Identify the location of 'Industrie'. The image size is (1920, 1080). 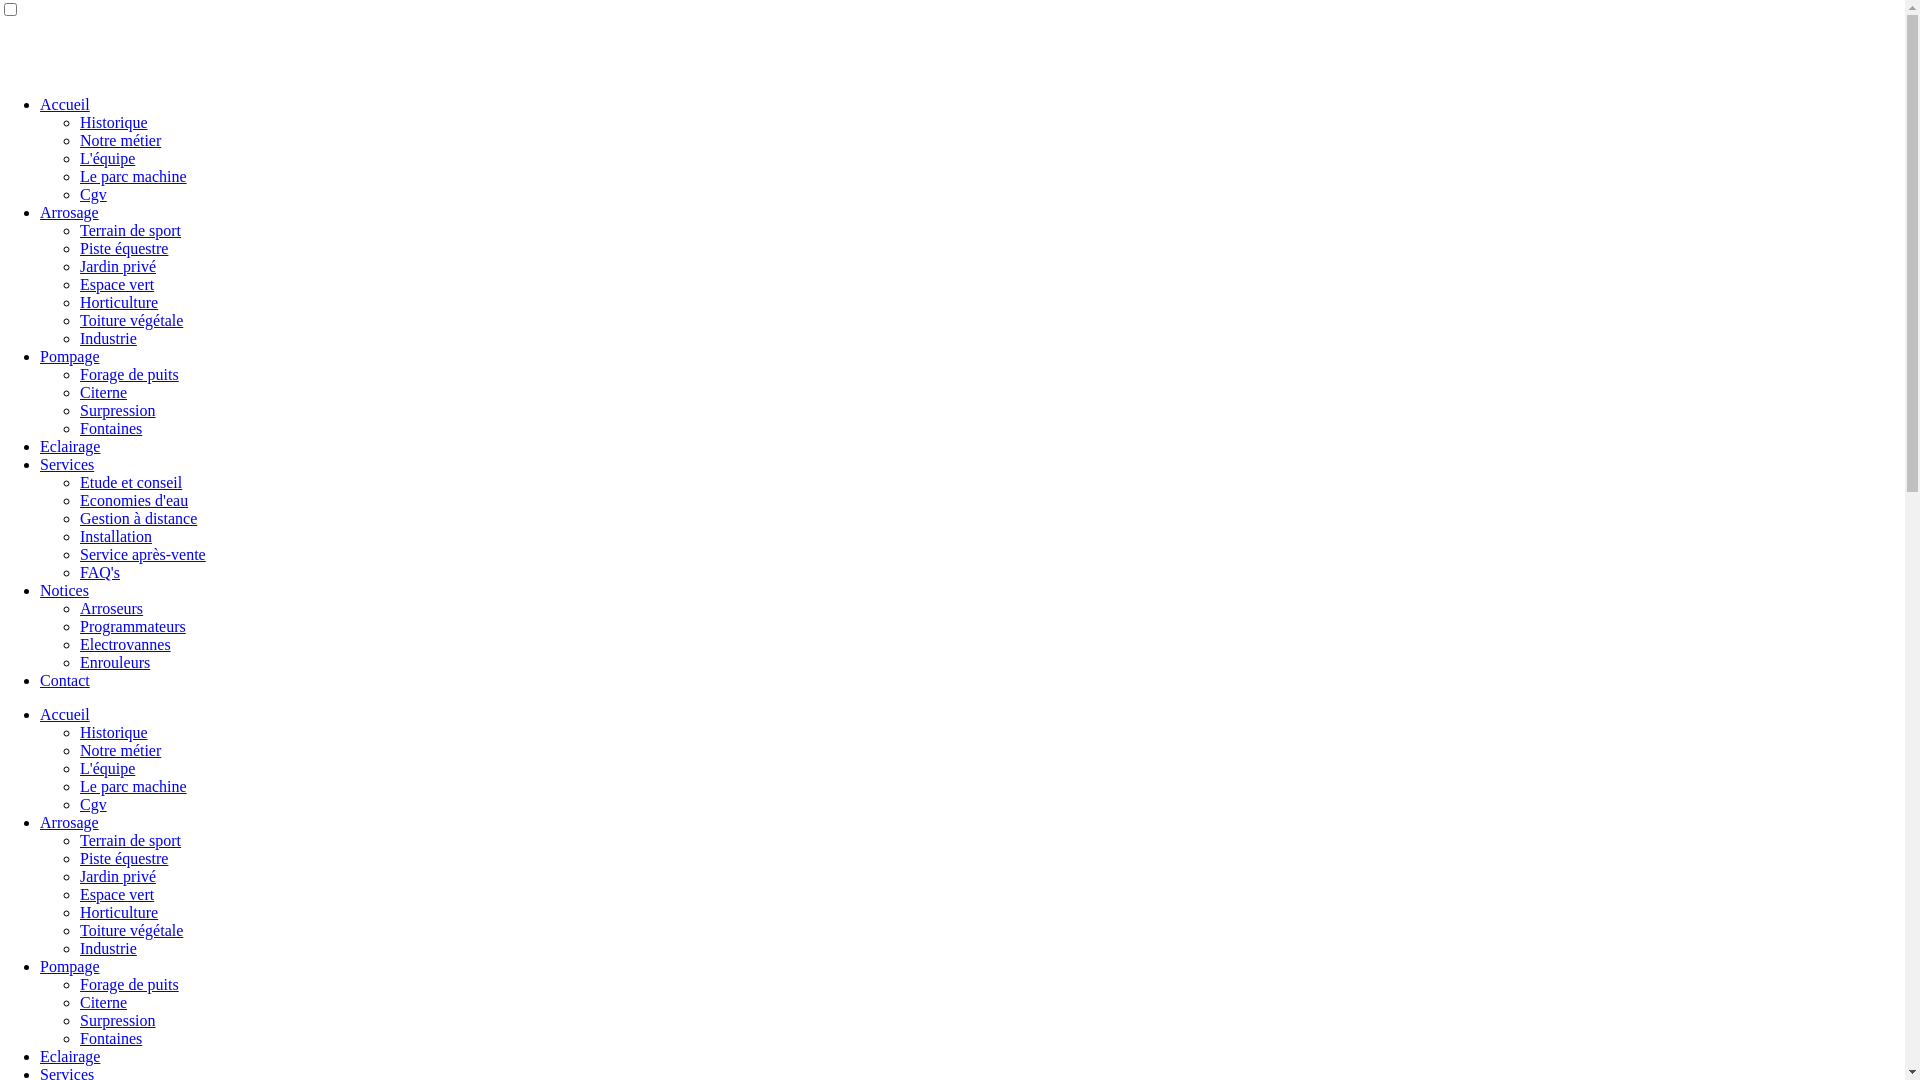
(107, 947).